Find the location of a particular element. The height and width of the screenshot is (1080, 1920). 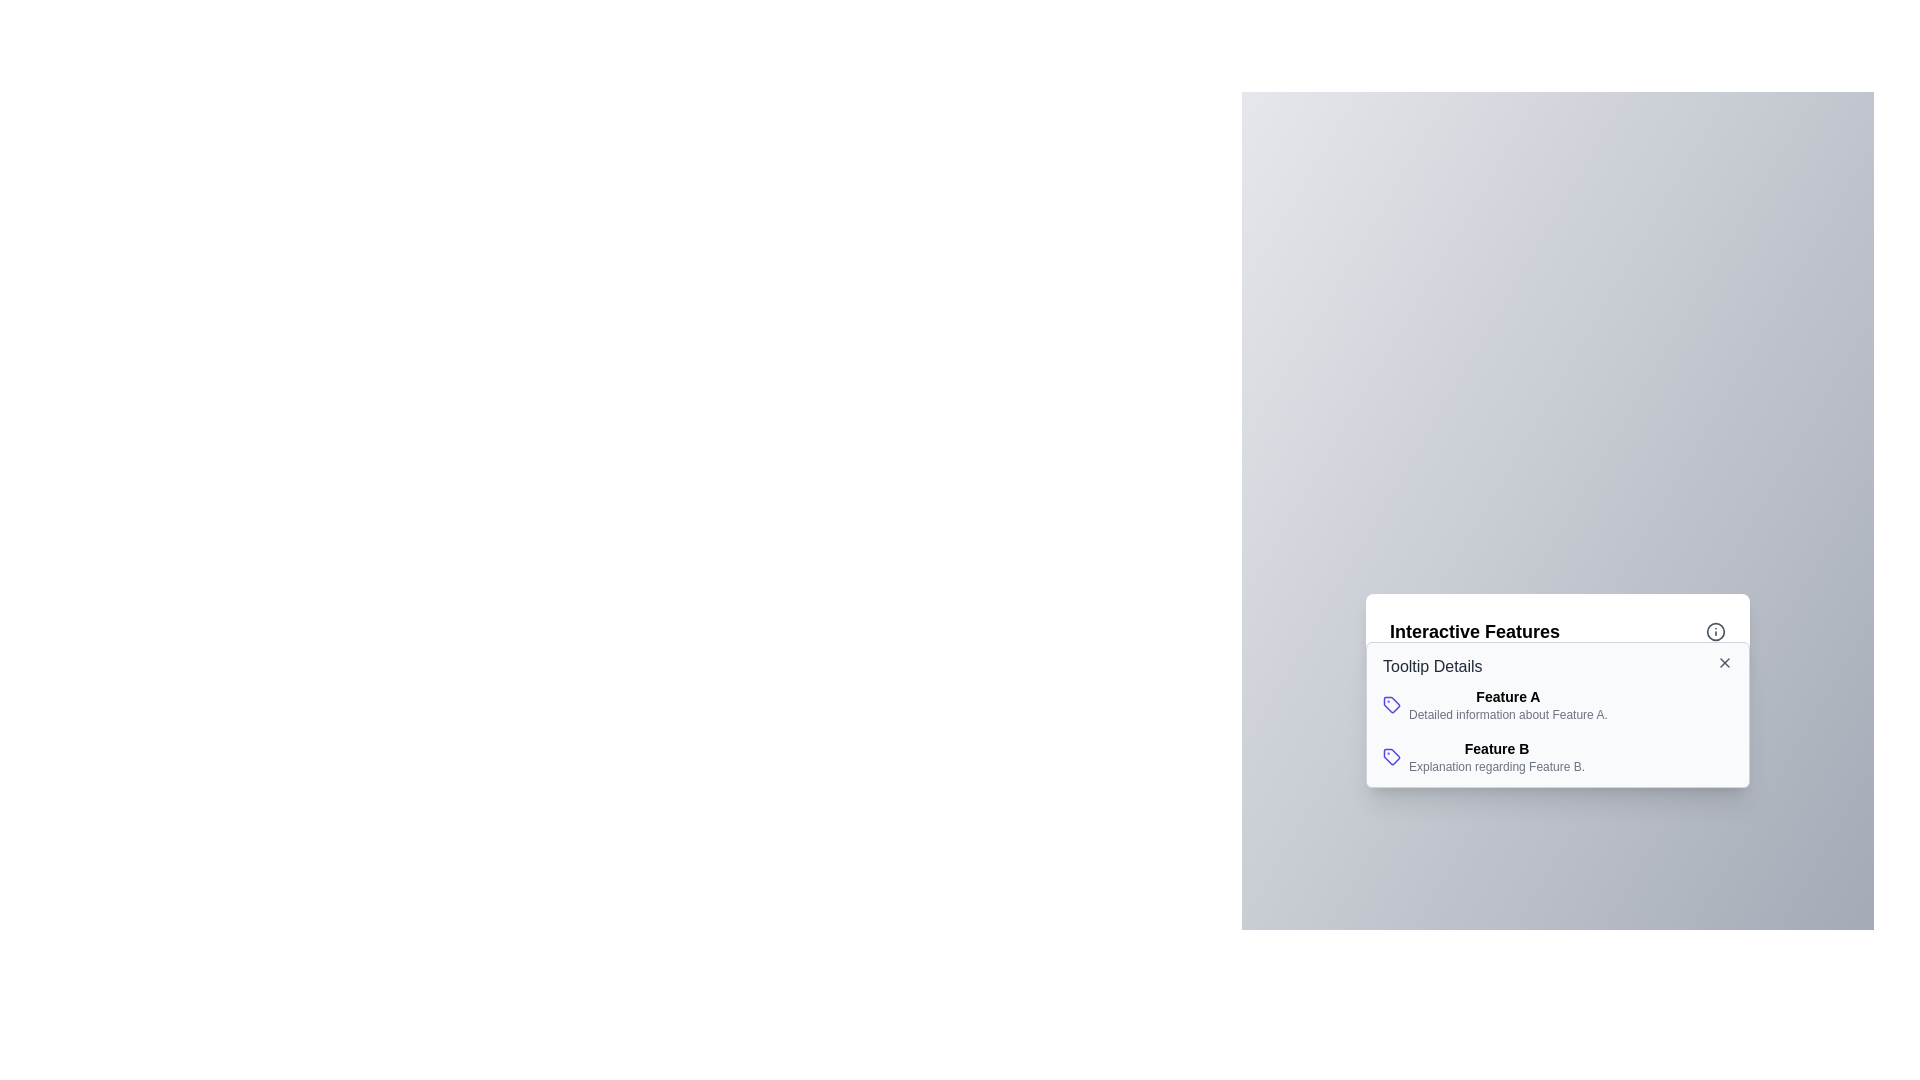

the label providing additional descriptive information about 'Feature A' located beneath the text 'Feature A' in the description panel for 'Interactive Features' is located at coordinates (1508, 713).